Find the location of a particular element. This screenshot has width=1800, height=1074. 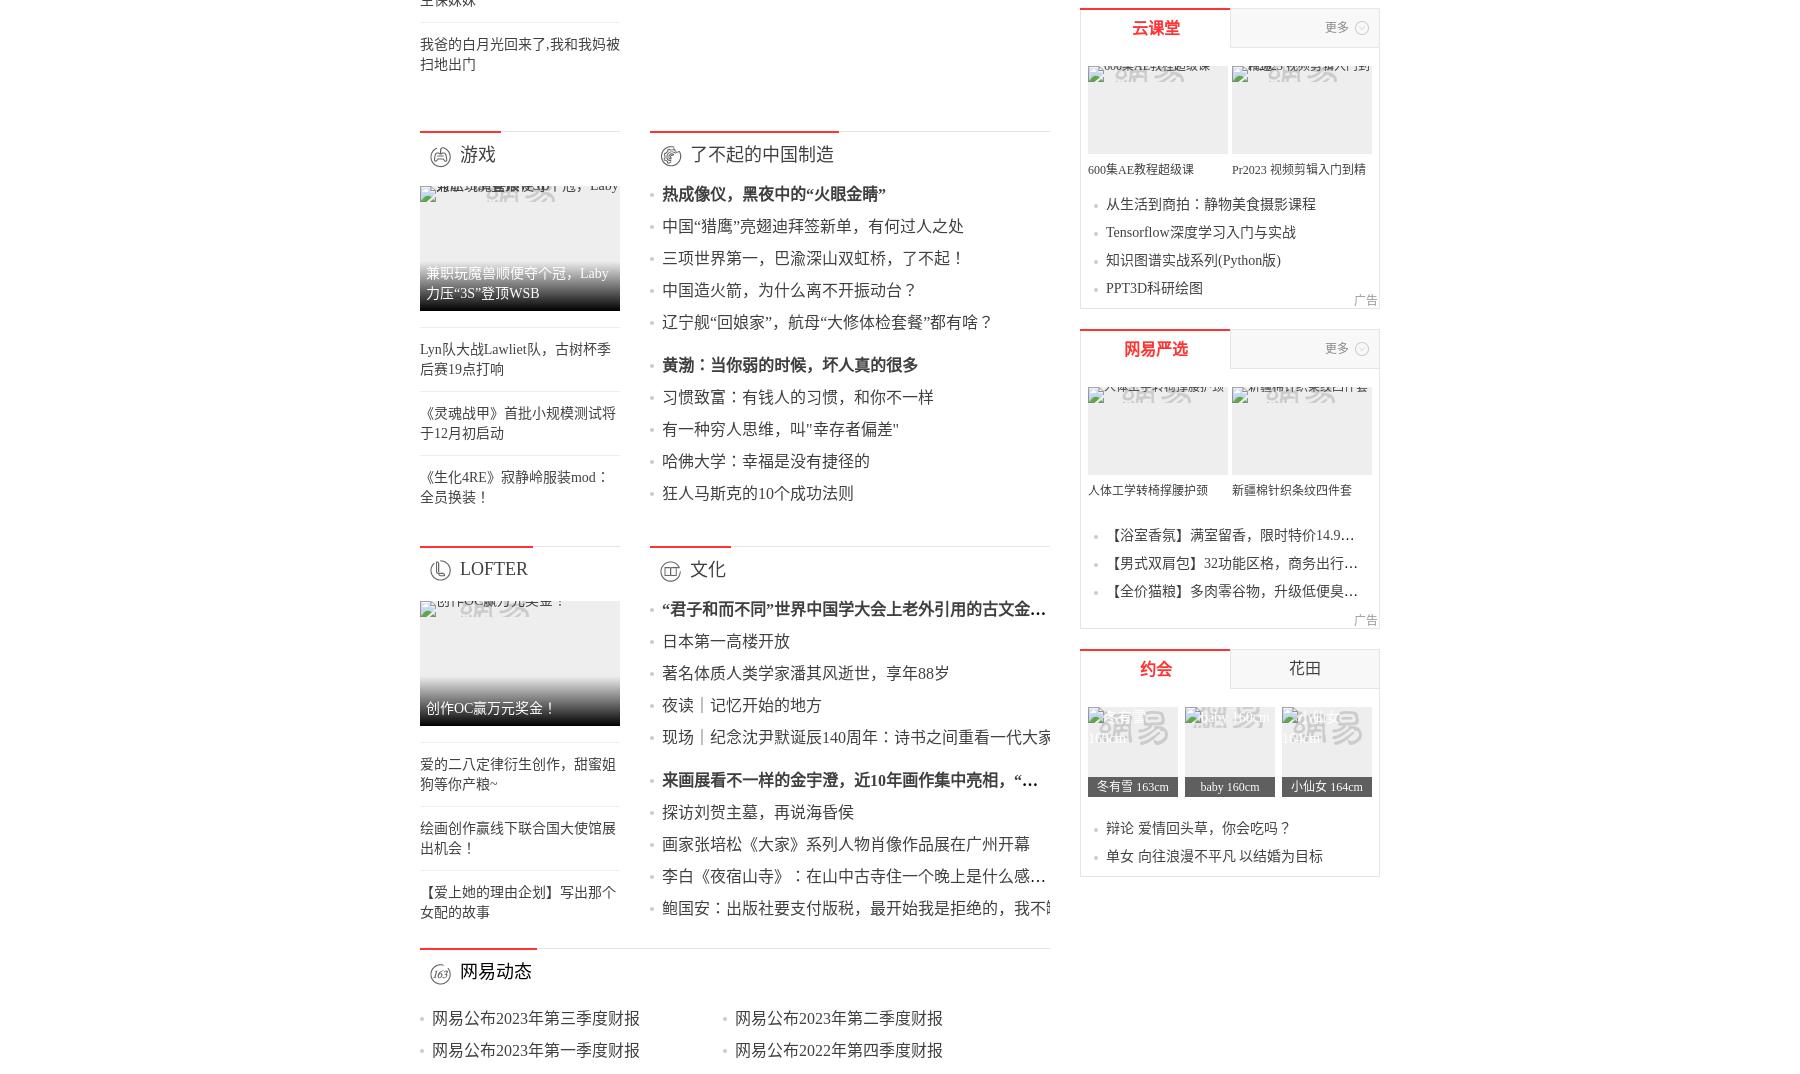

'PPT3D科研绘图' is located at coordinates (1224, 744).